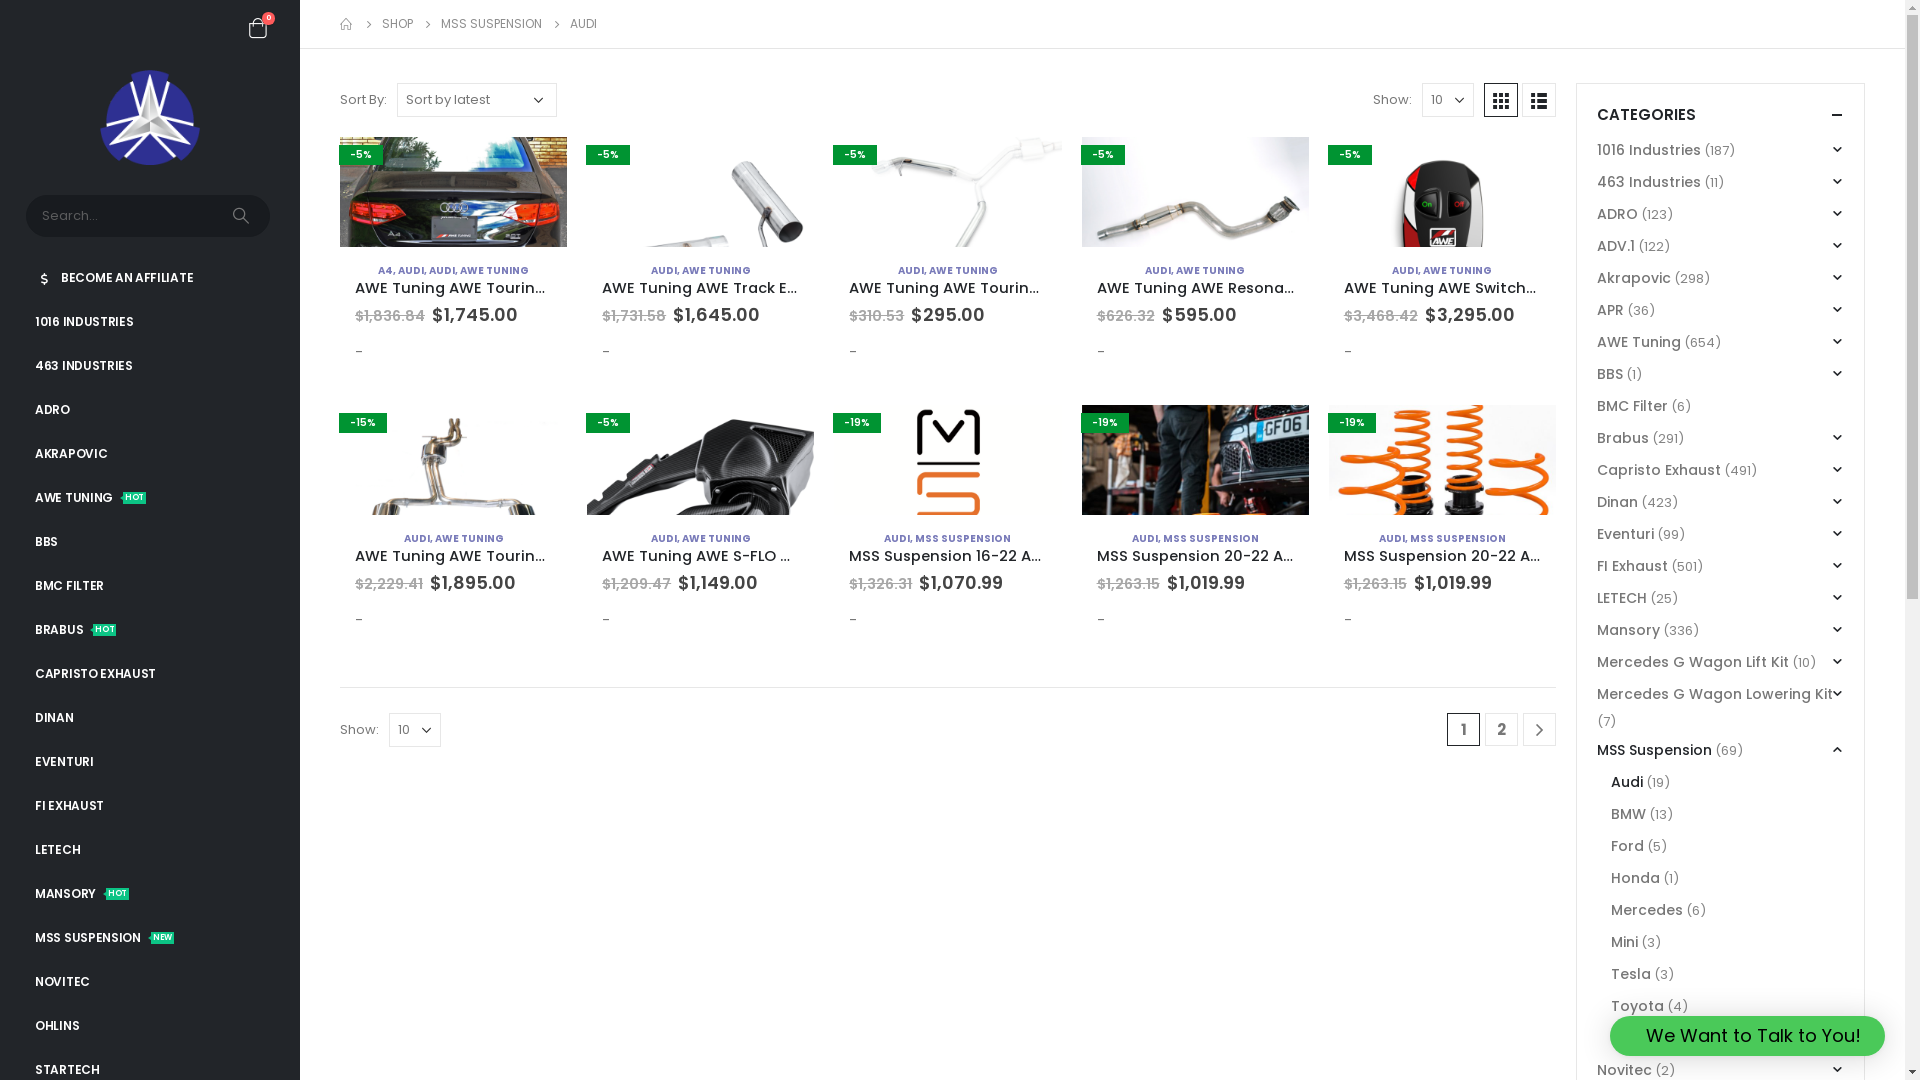 The height and width of the screenshot is (1080, 1920). I want to click on 'MANSORYHOT', so click(148, 893).